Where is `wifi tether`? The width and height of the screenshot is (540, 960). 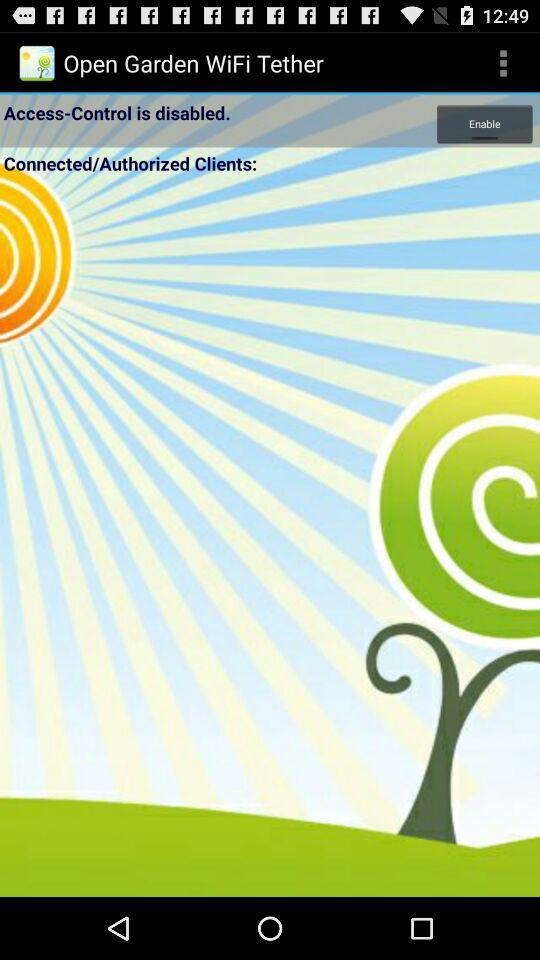 wifi tether is located at coordinates (270, 536).